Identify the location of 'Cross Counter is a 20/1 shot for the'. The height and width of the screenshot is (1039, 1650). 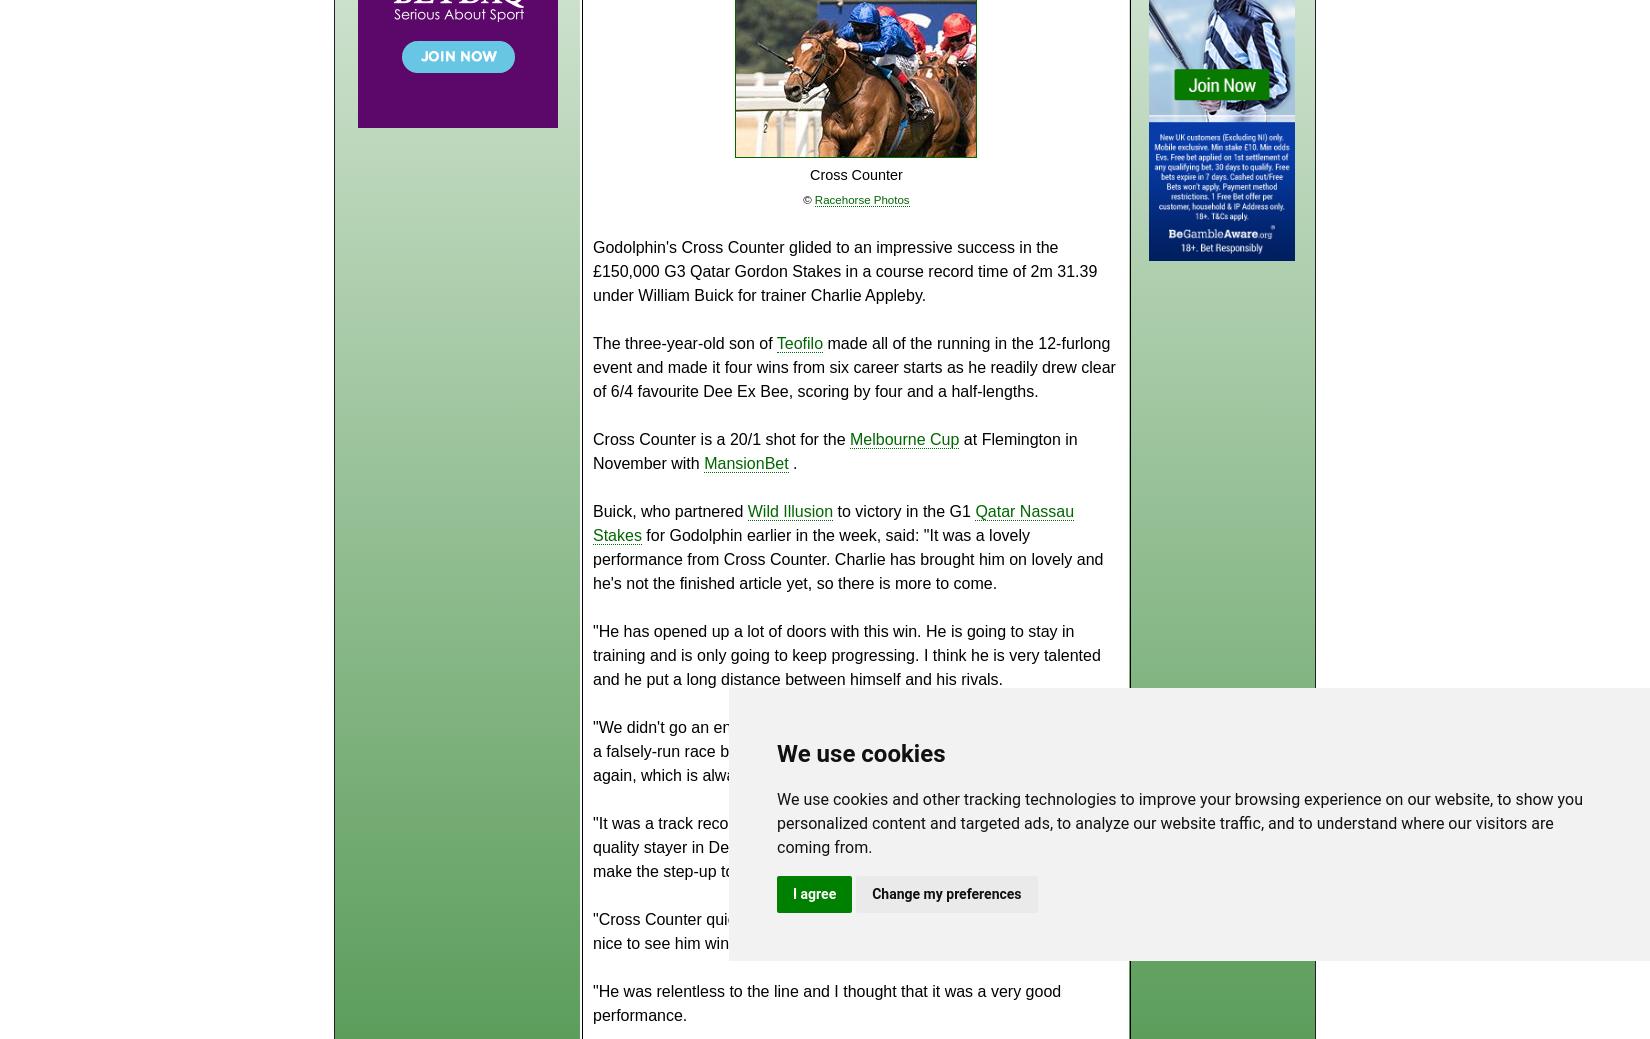
(720, 438).